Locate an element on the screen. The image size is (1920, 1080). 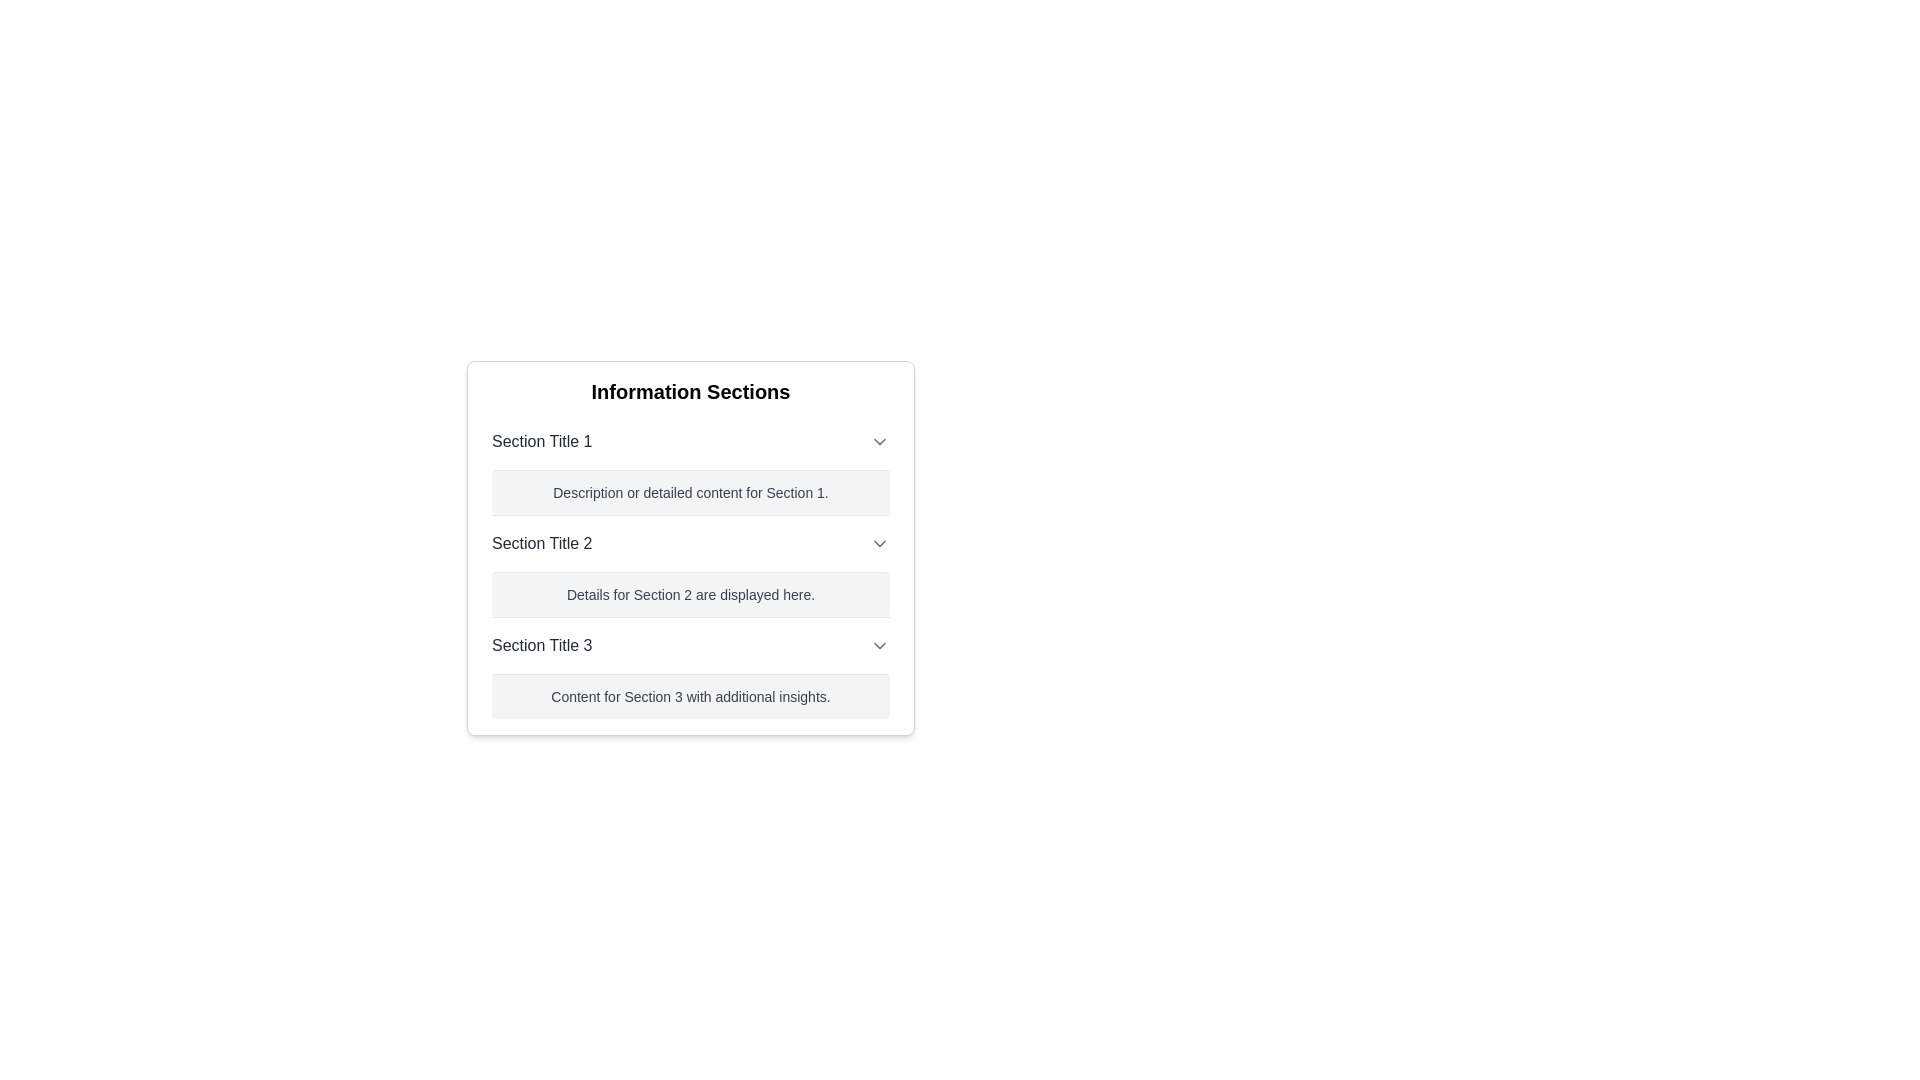
the chevron within the card style component is located at coordinates (691, 555).